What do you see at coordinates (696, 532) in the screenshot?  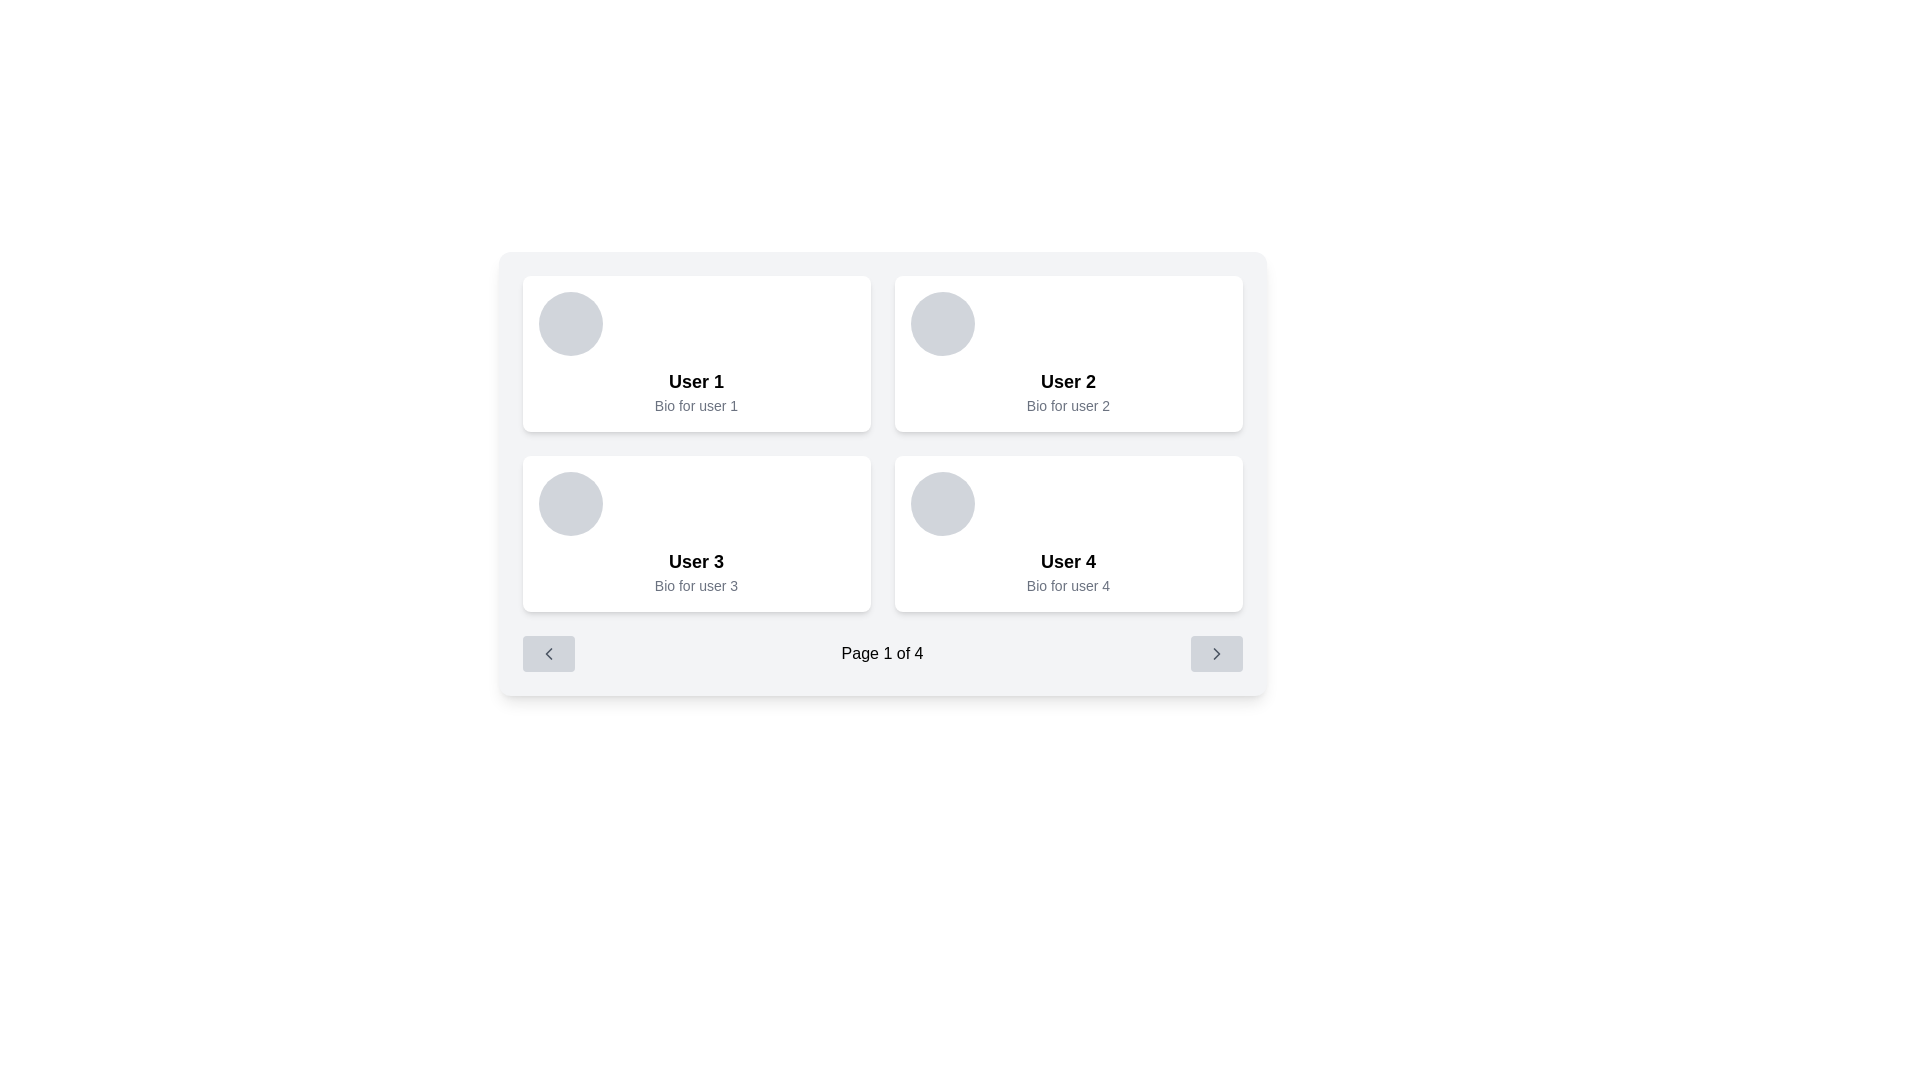 I see `the Profile Card that represents a user's profile snippet, located in the bottom-left of a 2x2 grid, underneath the 'User 1' card and to the left of the 'User 4' card` at bounding box center [696, 532].